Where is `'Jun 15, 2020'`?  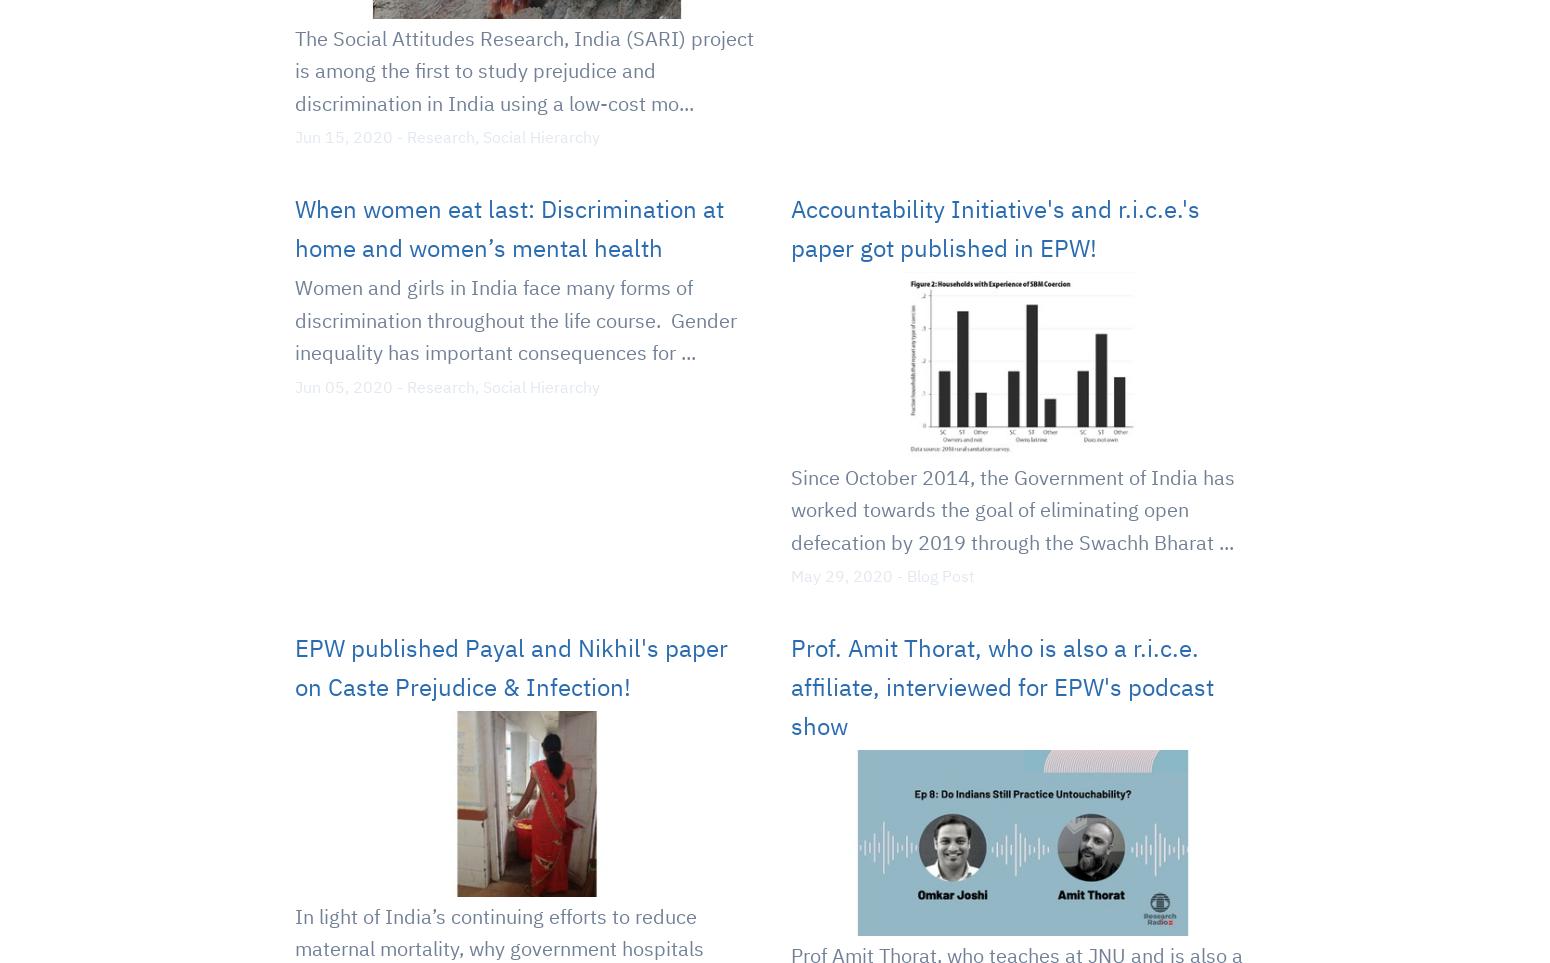
'Jun 15, 2020' is located at coordinates (342, 137).